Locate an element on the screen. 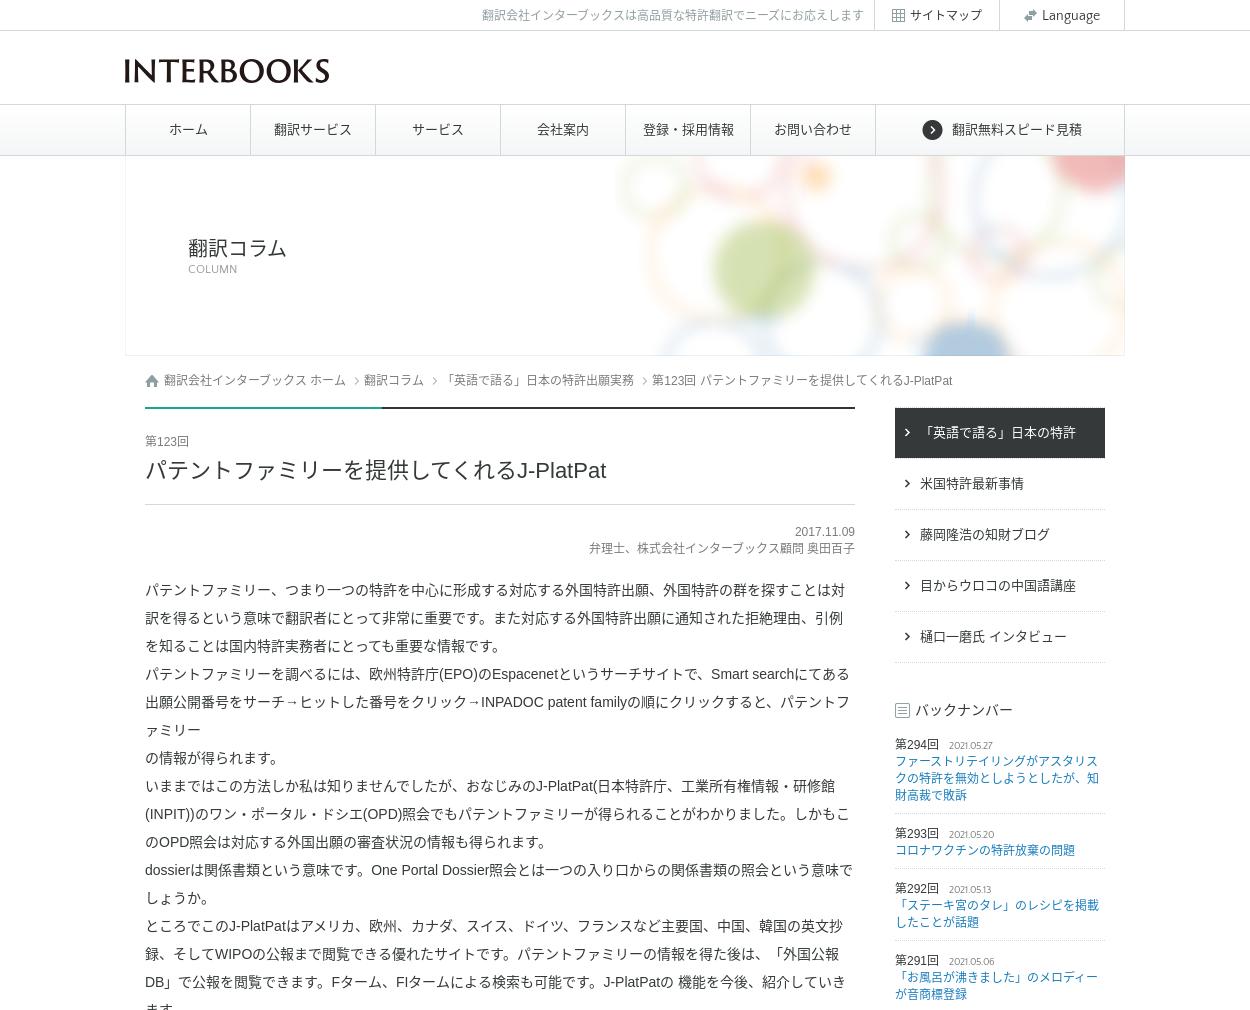 The height and width of the screenshot is (1010, 1250). '第293回' is located at coordinates (917, 833).